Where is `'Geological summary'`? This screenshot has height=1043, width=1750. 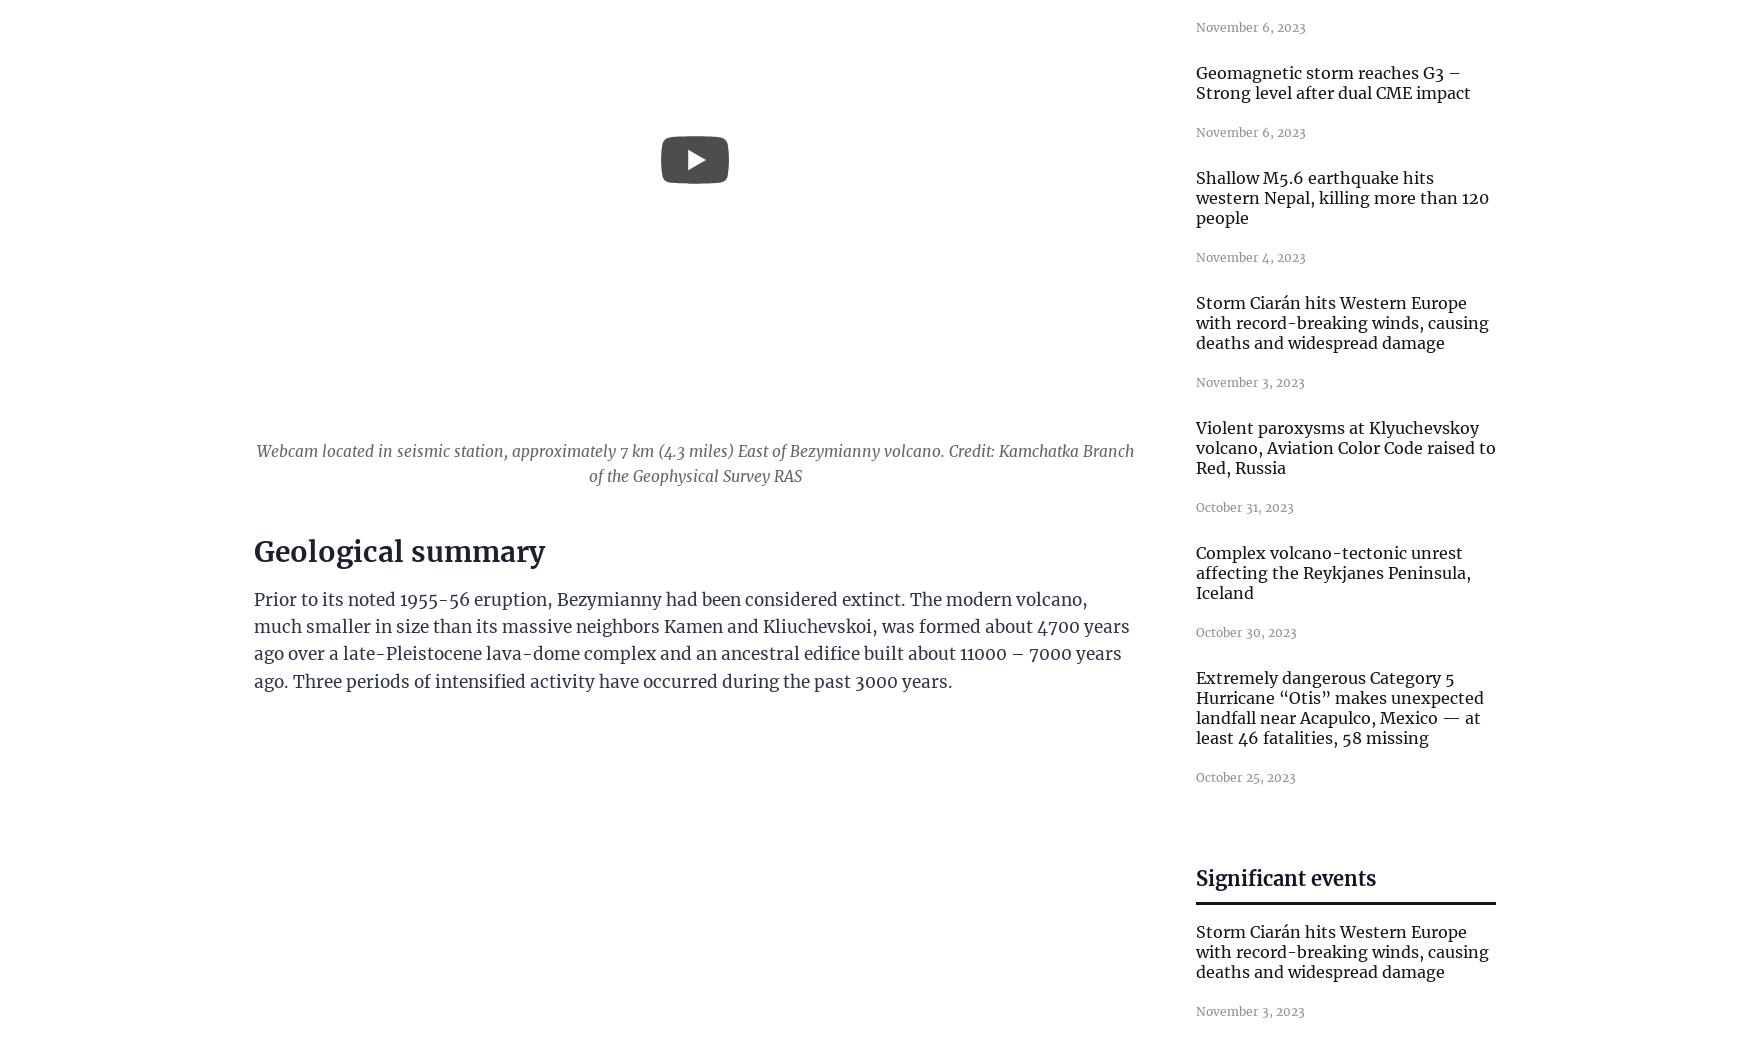 'Geological summary' is located at coordinates (398, 551).